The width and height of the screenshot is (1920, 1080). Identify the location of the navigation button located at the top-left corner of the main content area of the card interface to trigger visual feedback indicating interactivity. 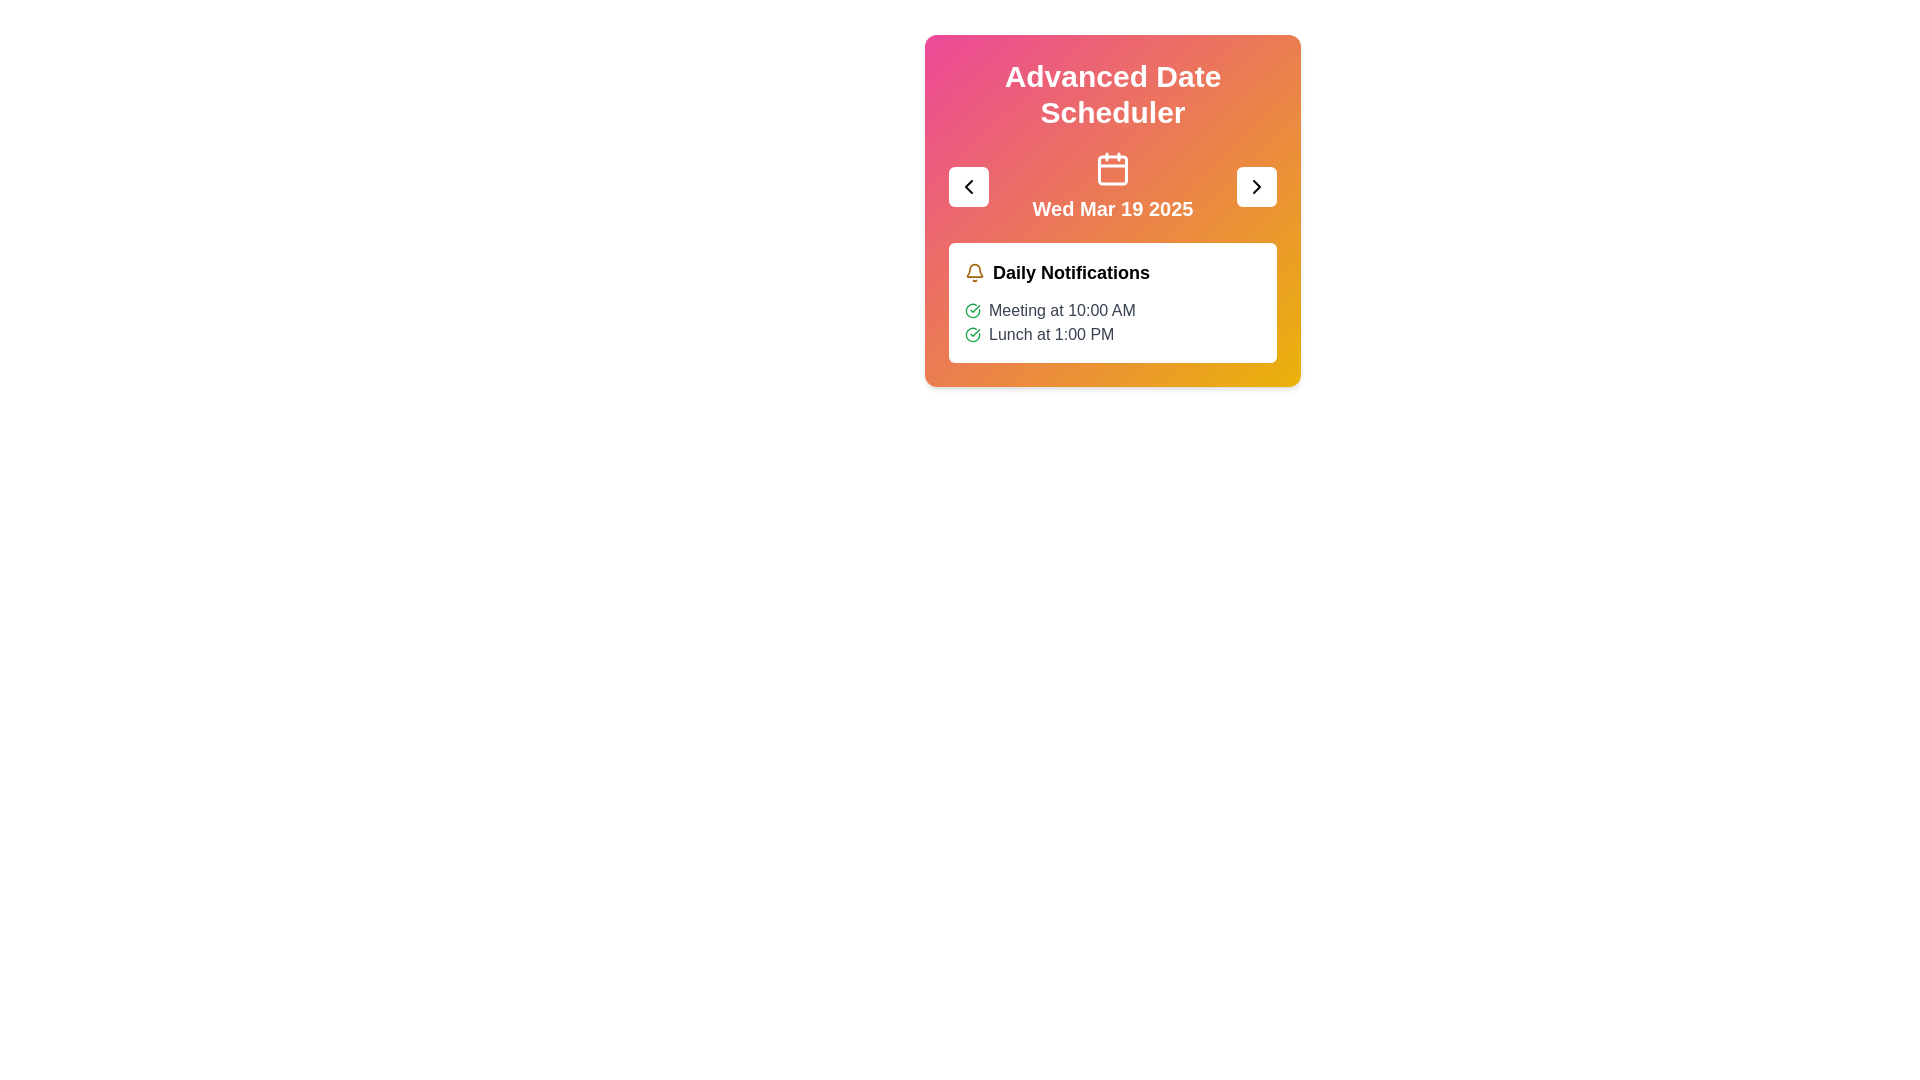
(969, 186).